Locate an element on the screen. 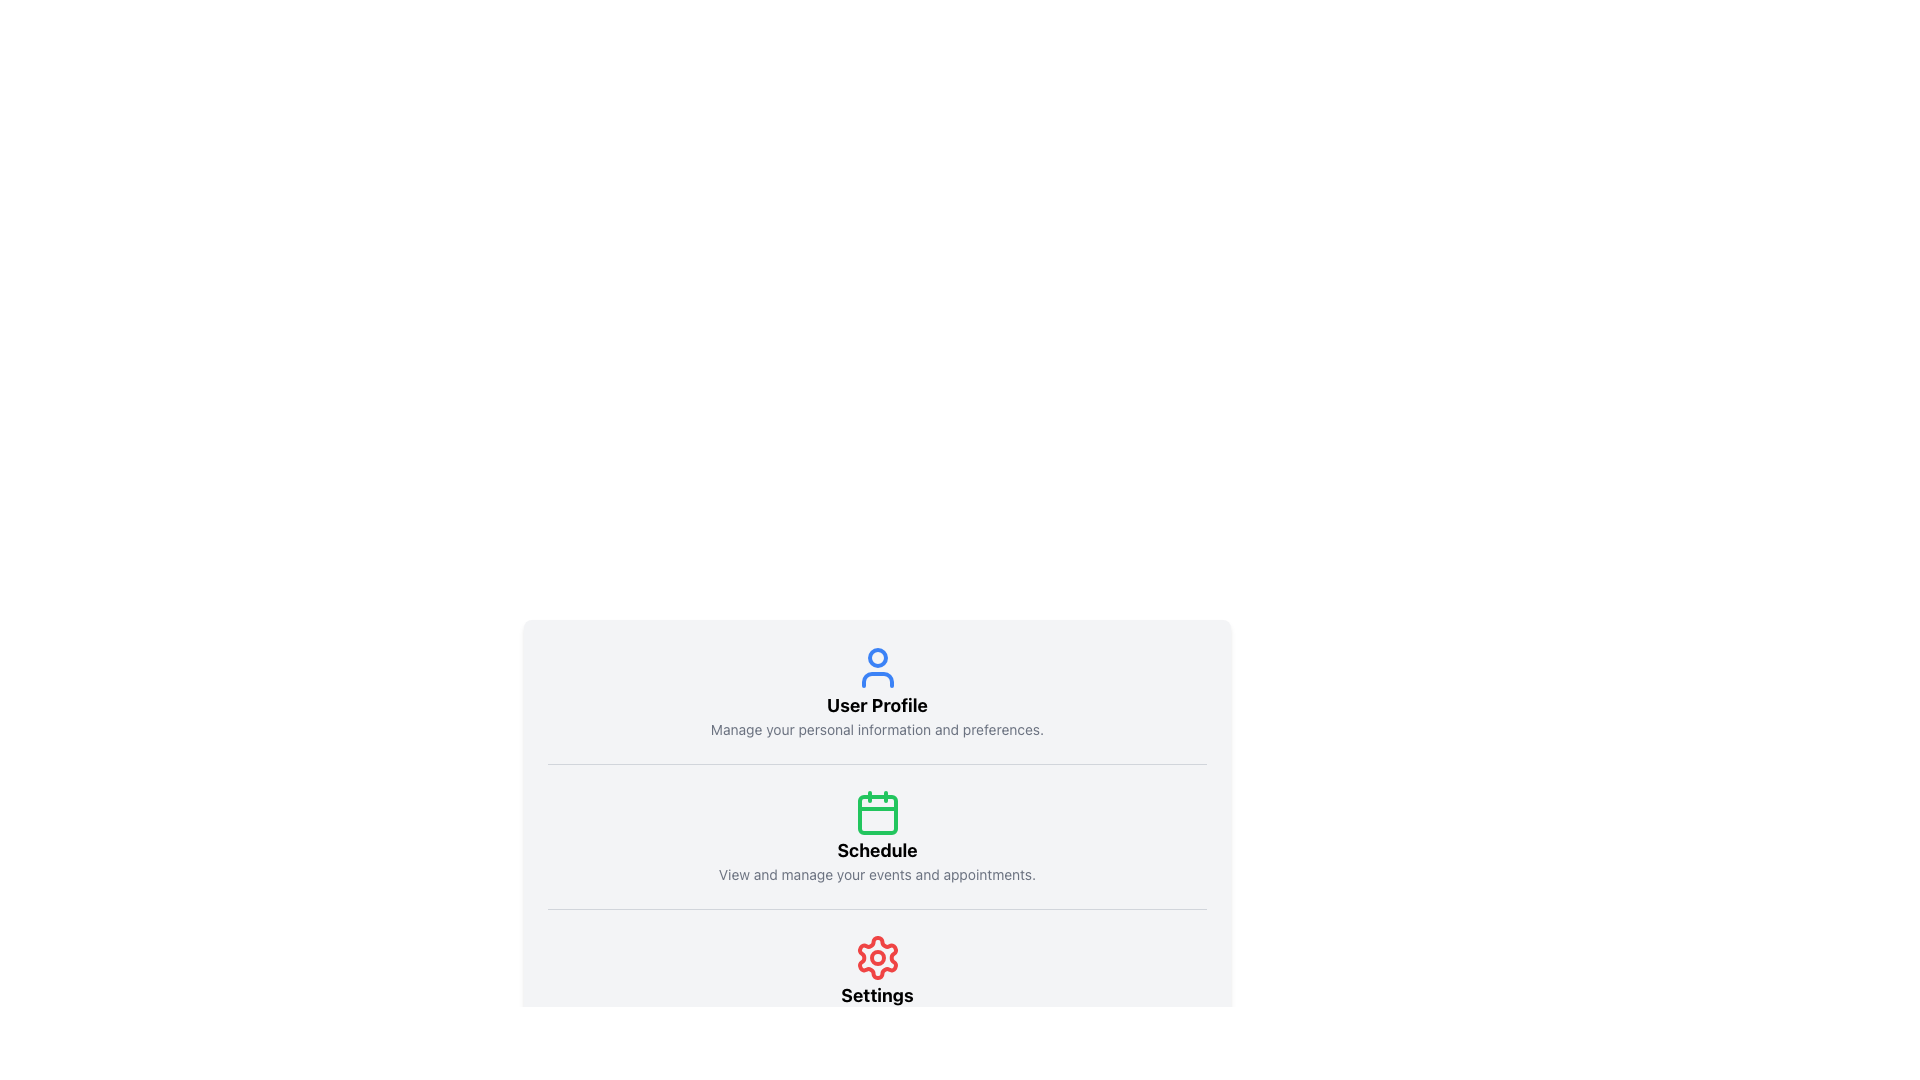  Section Header with Icon that displays 'User Profile' and includes a user icon, to understand its meaning is located at coordinates (877, 690).